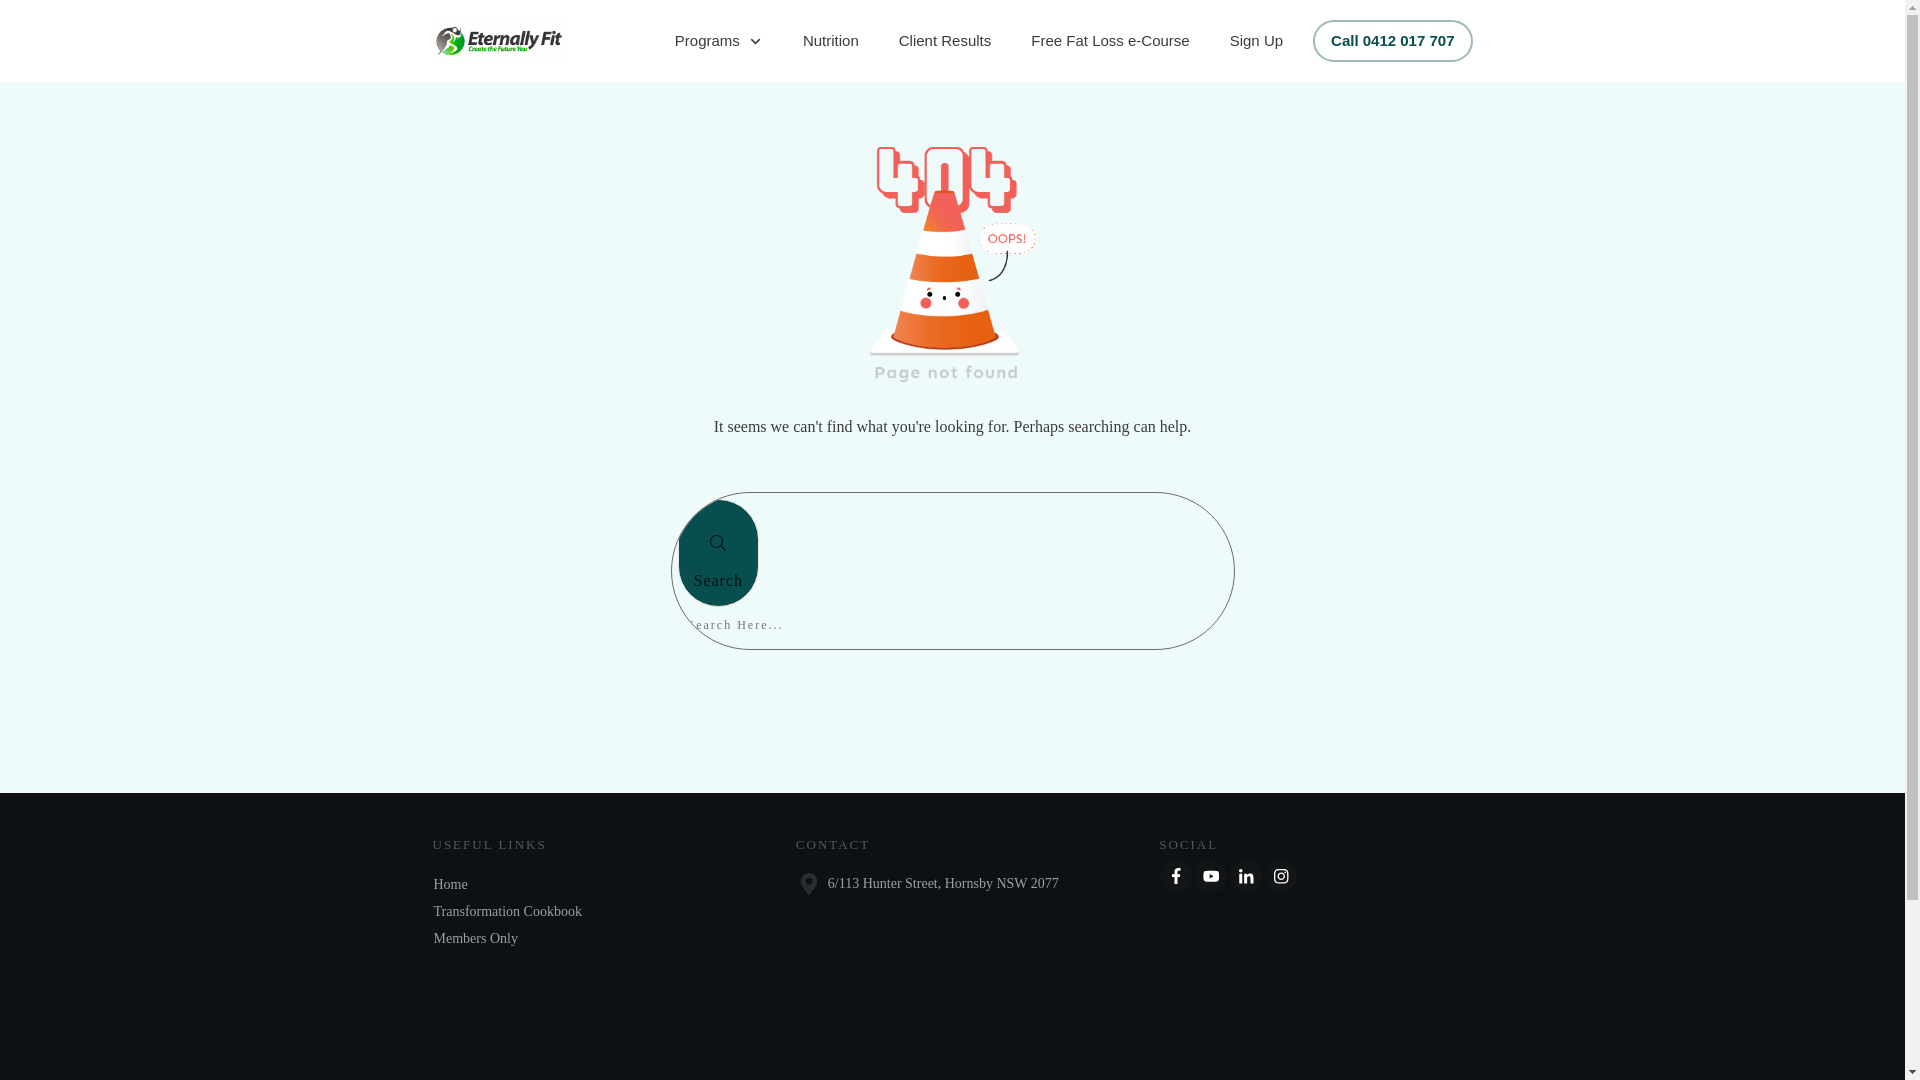  What do you see at coordinates (719, 552) in the screenshot?
I see `'Search'` at bounding box center [719, 552].